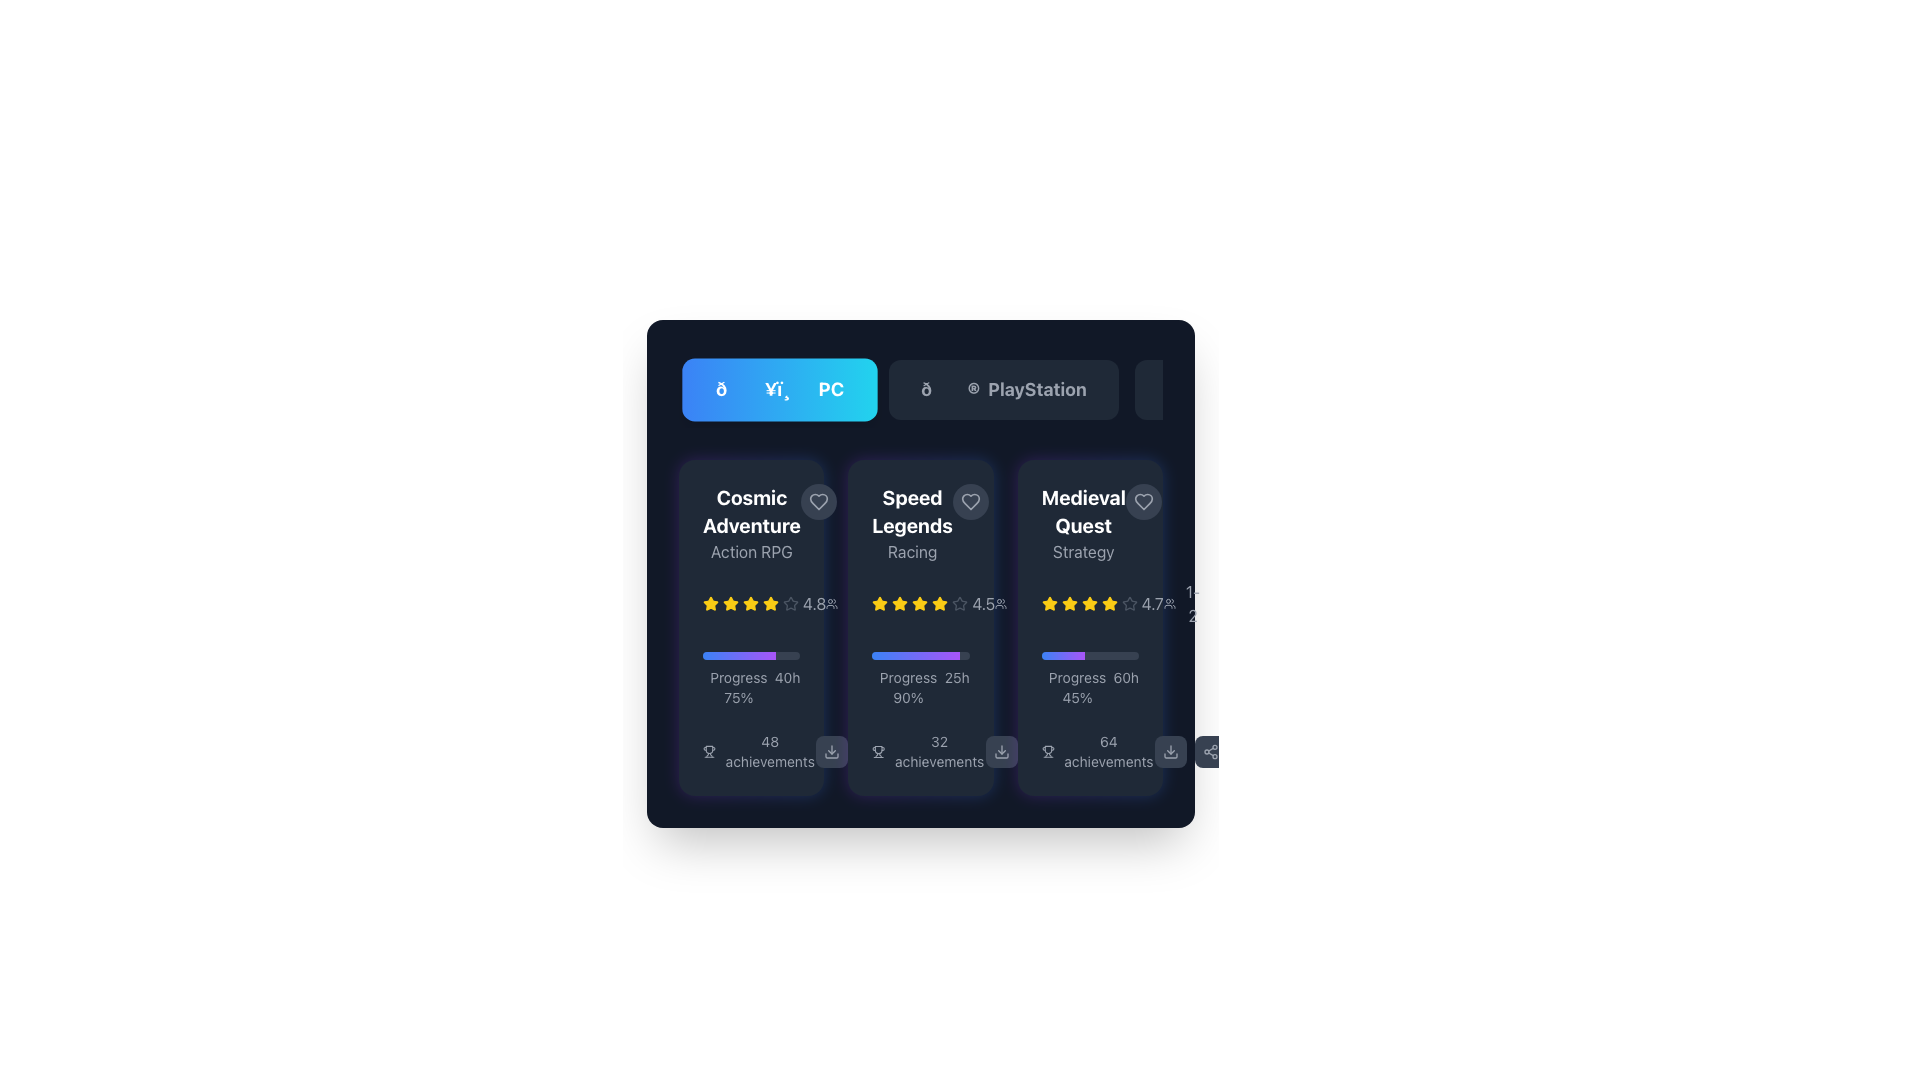 The image size is (1920, 1080). I want to click on the horizontal progress bar with a gradient fill indicating progress within the 'Speed Legends' card, located below the star rating and above the 'Progress 25h 90%' text, so click(915, 655).